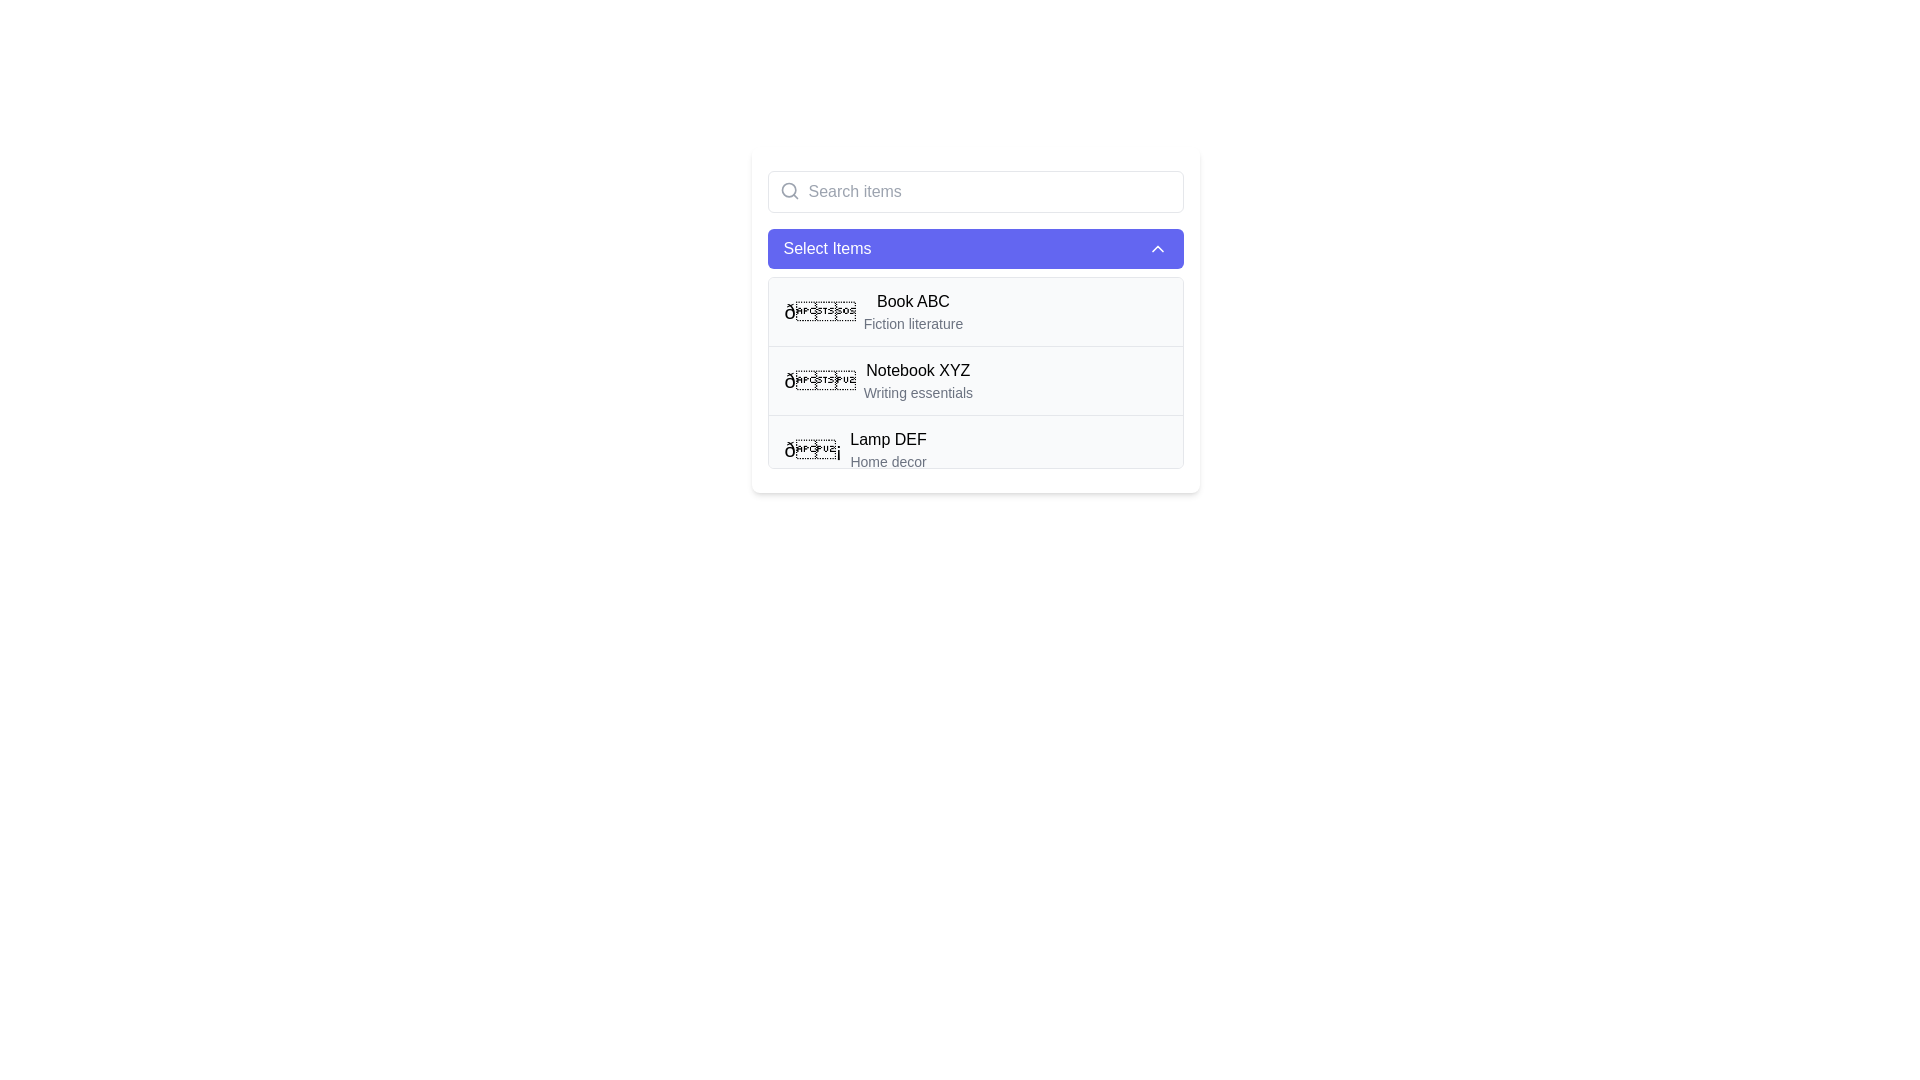 The image size is (1920, 1080). What do you see at coordinates (975, 319) in the screenshot?
I see `the items in the Dropdown list labeled 'Select Items'` at bounding box center [975, 319].